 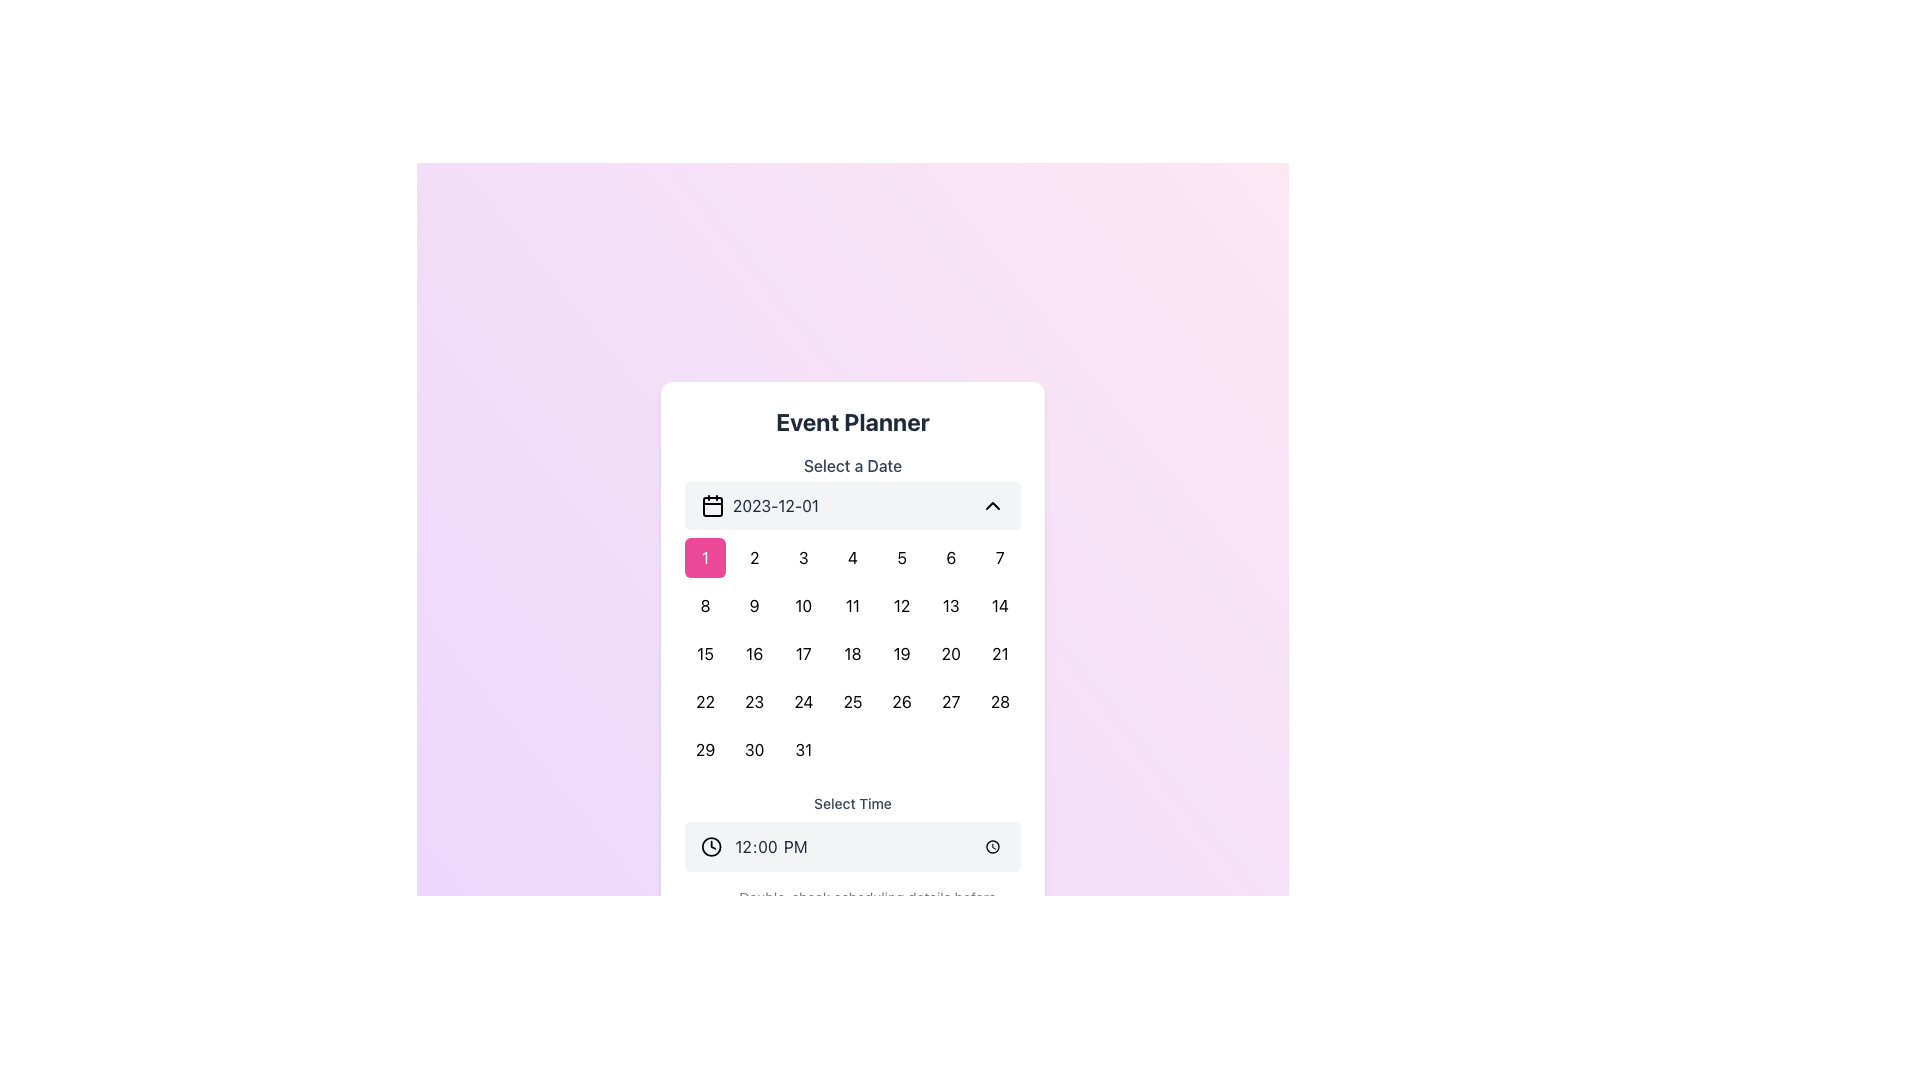 I want to click on the rounded rectangular numeric button labeled '4', so click(x=853, y=558).